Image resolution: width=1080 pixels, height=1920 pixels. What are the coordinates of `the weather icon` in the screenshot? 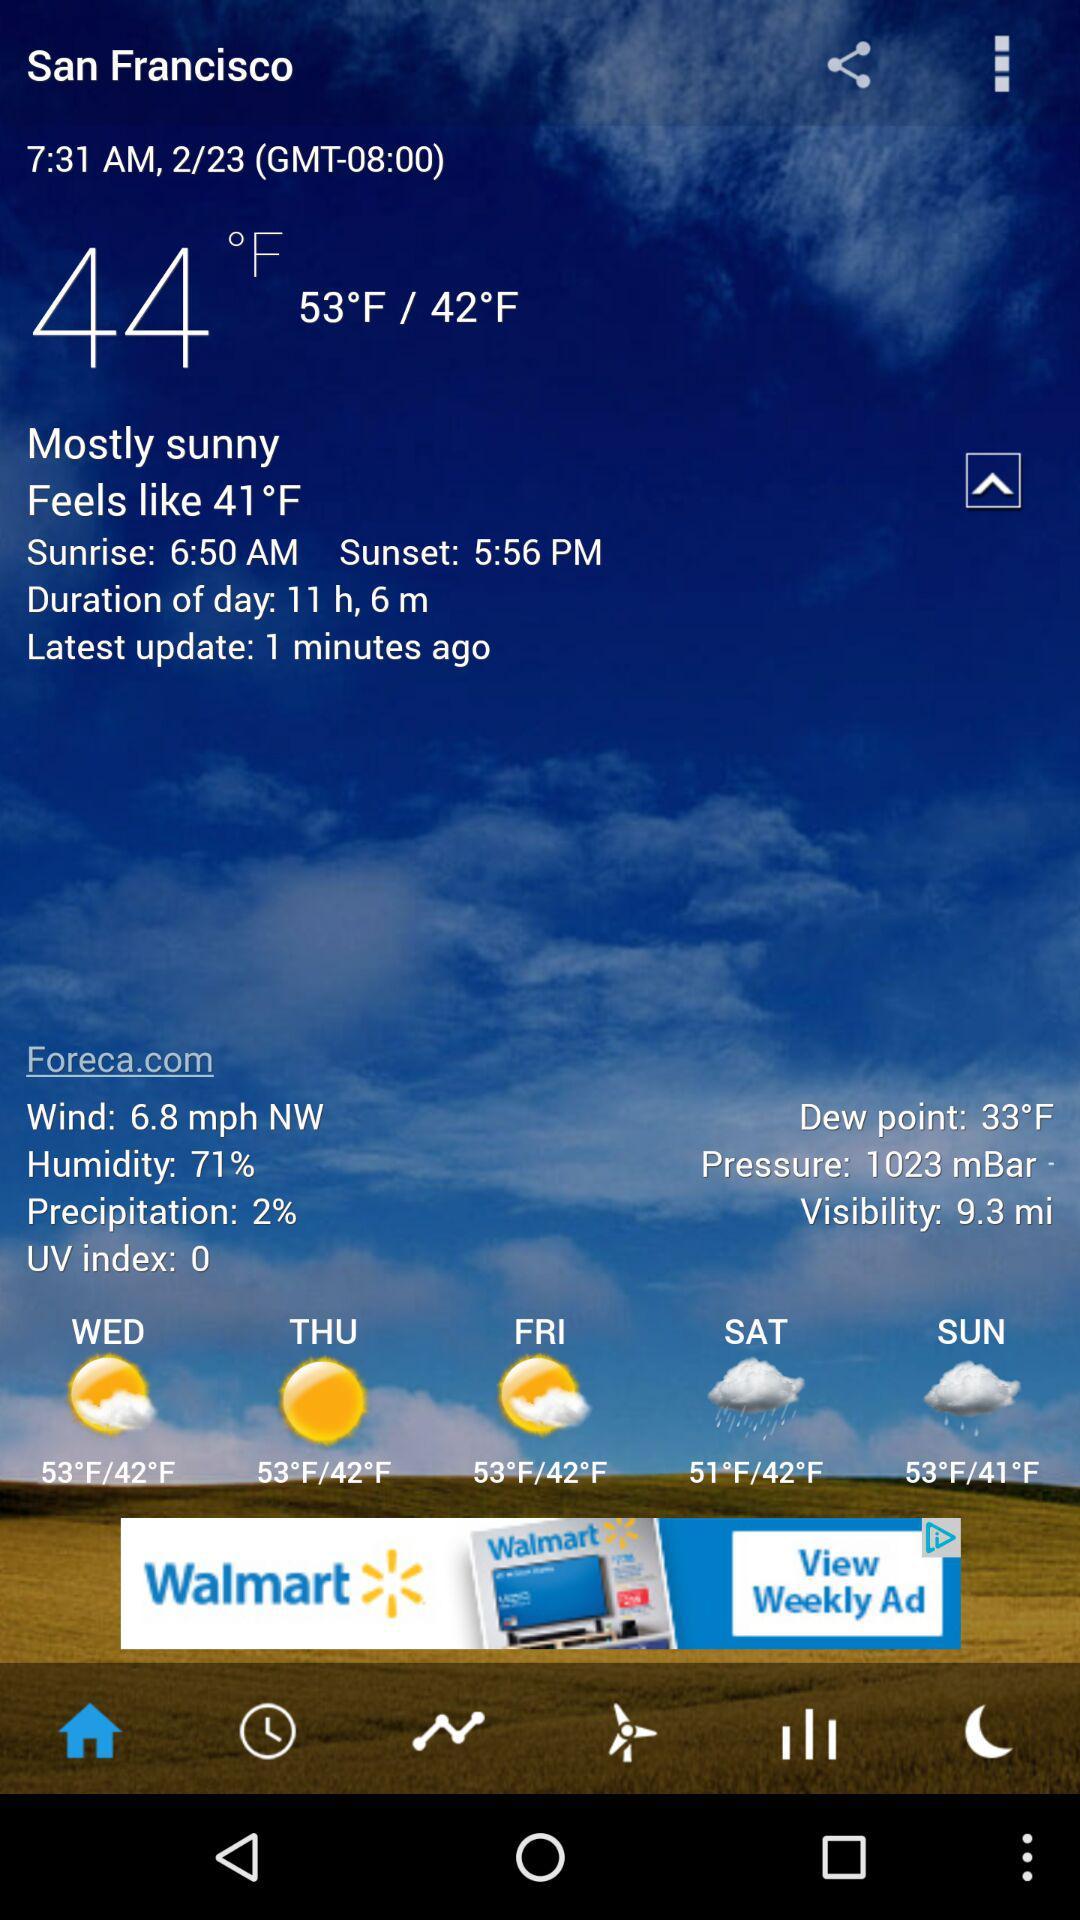 It's located at (990, 1849).